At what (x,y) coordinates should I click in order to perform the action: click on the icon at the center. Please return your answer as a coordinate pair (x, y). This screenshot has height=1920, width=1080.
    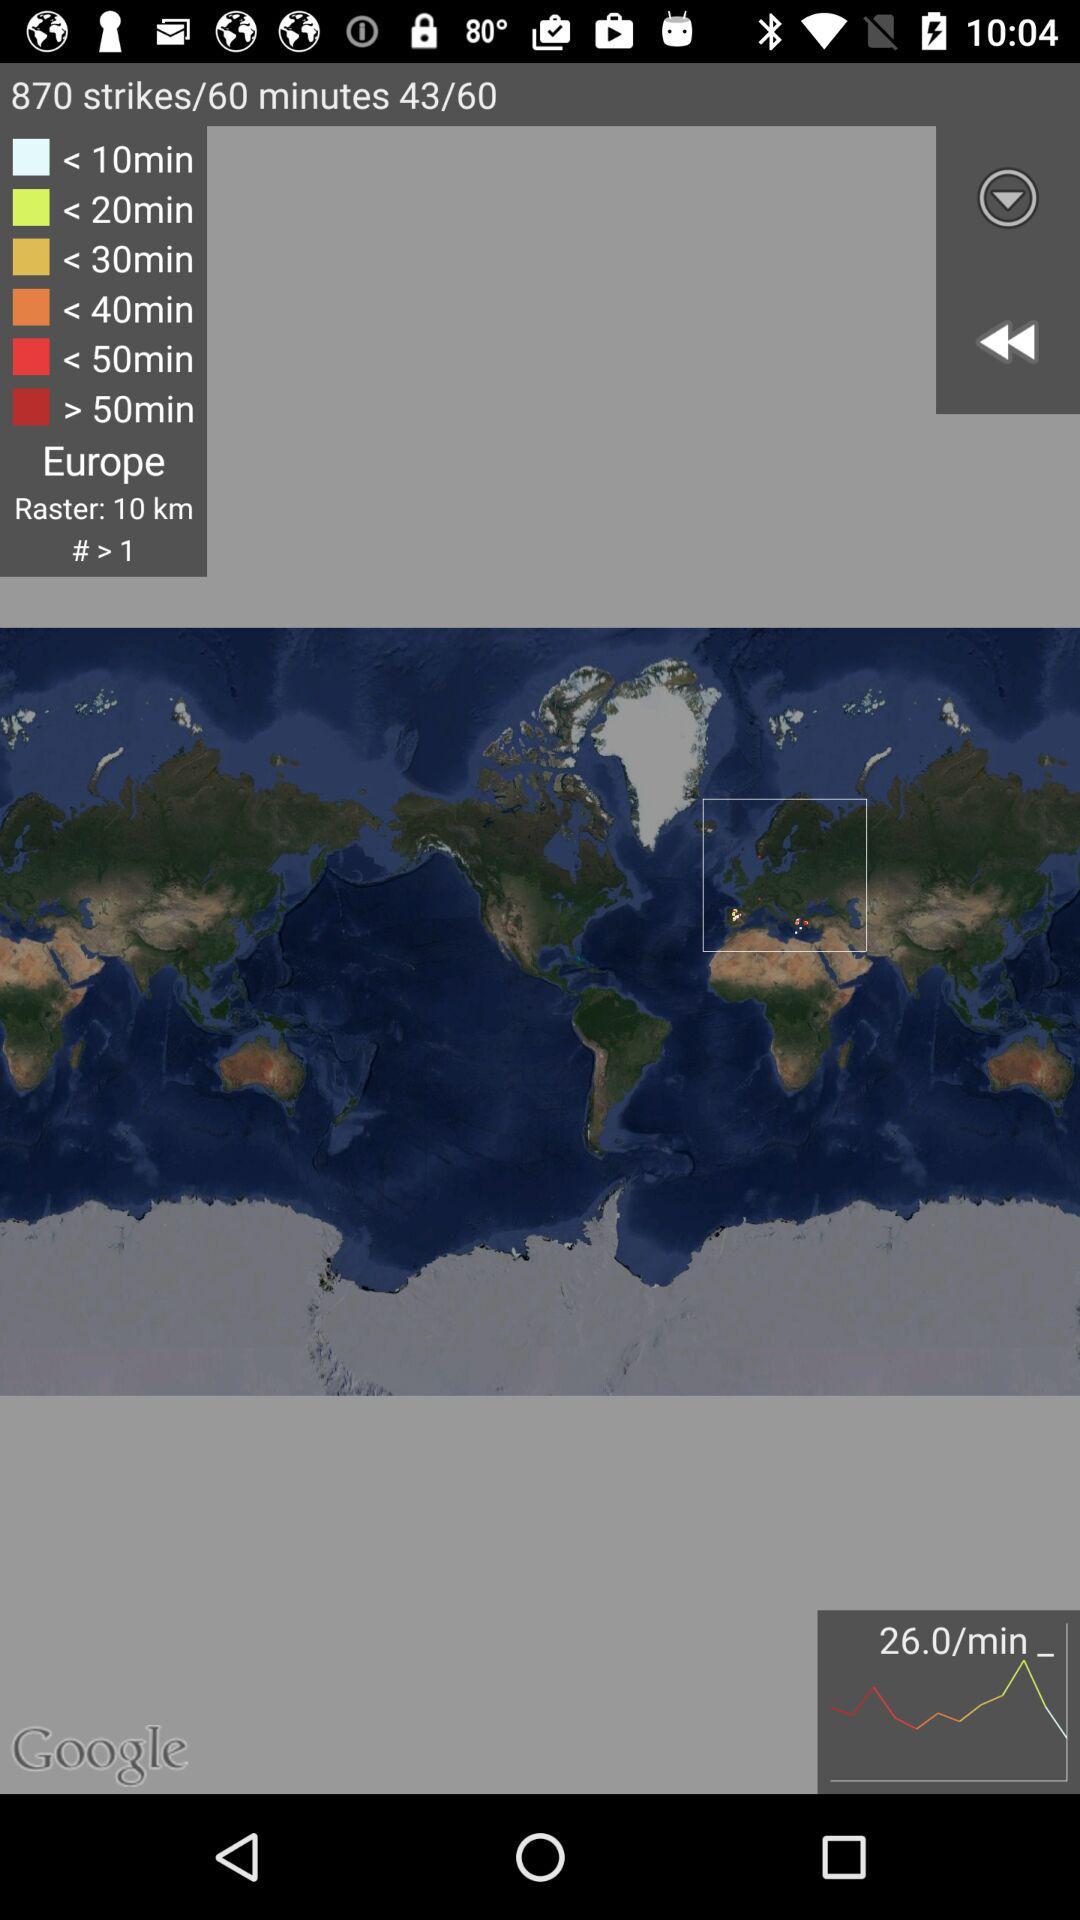
    Looking at the image, I should click on (540, 927).